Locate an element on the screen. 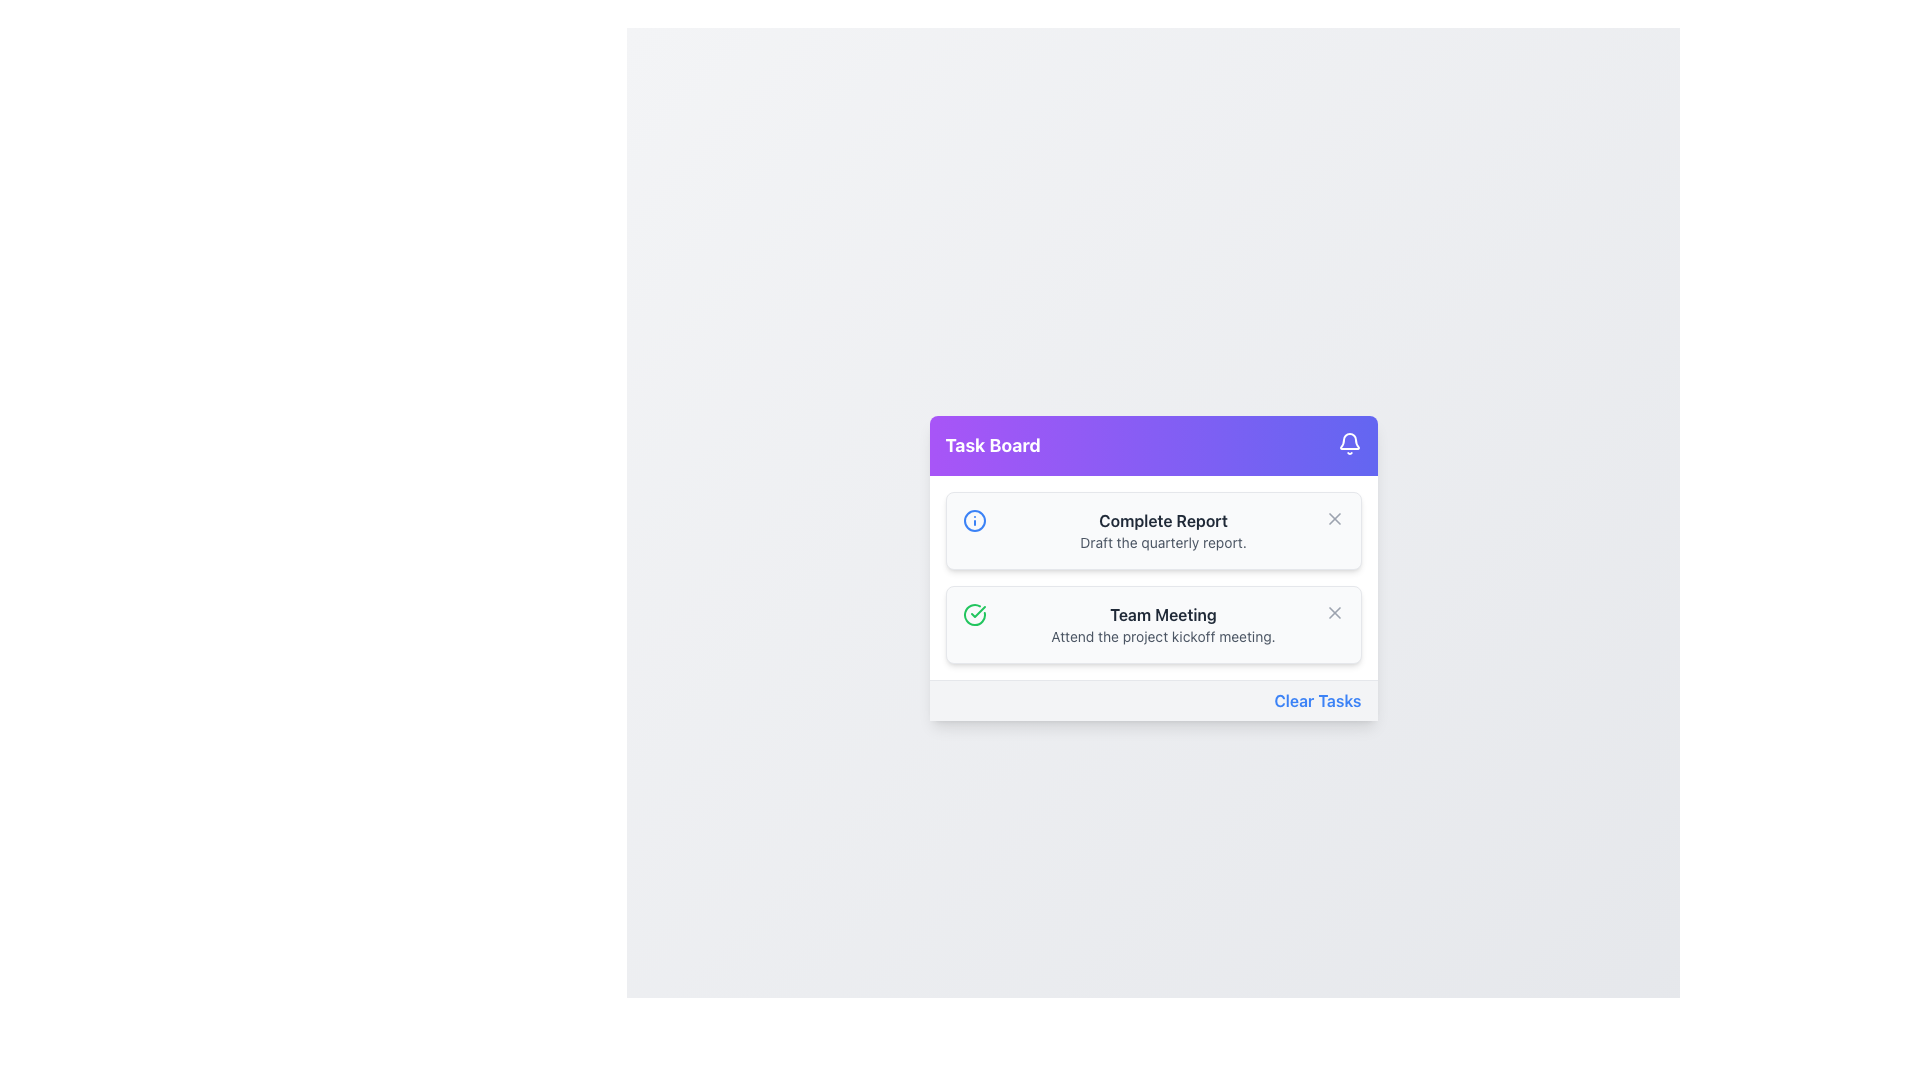 The height and width of the screenshot is (1080, 1920). the Close or Remove Symbol icon represented by a diagonal cross (X) located at the top-right corner of the 'Complete Report' task card is located at coordinates (1334, 517).